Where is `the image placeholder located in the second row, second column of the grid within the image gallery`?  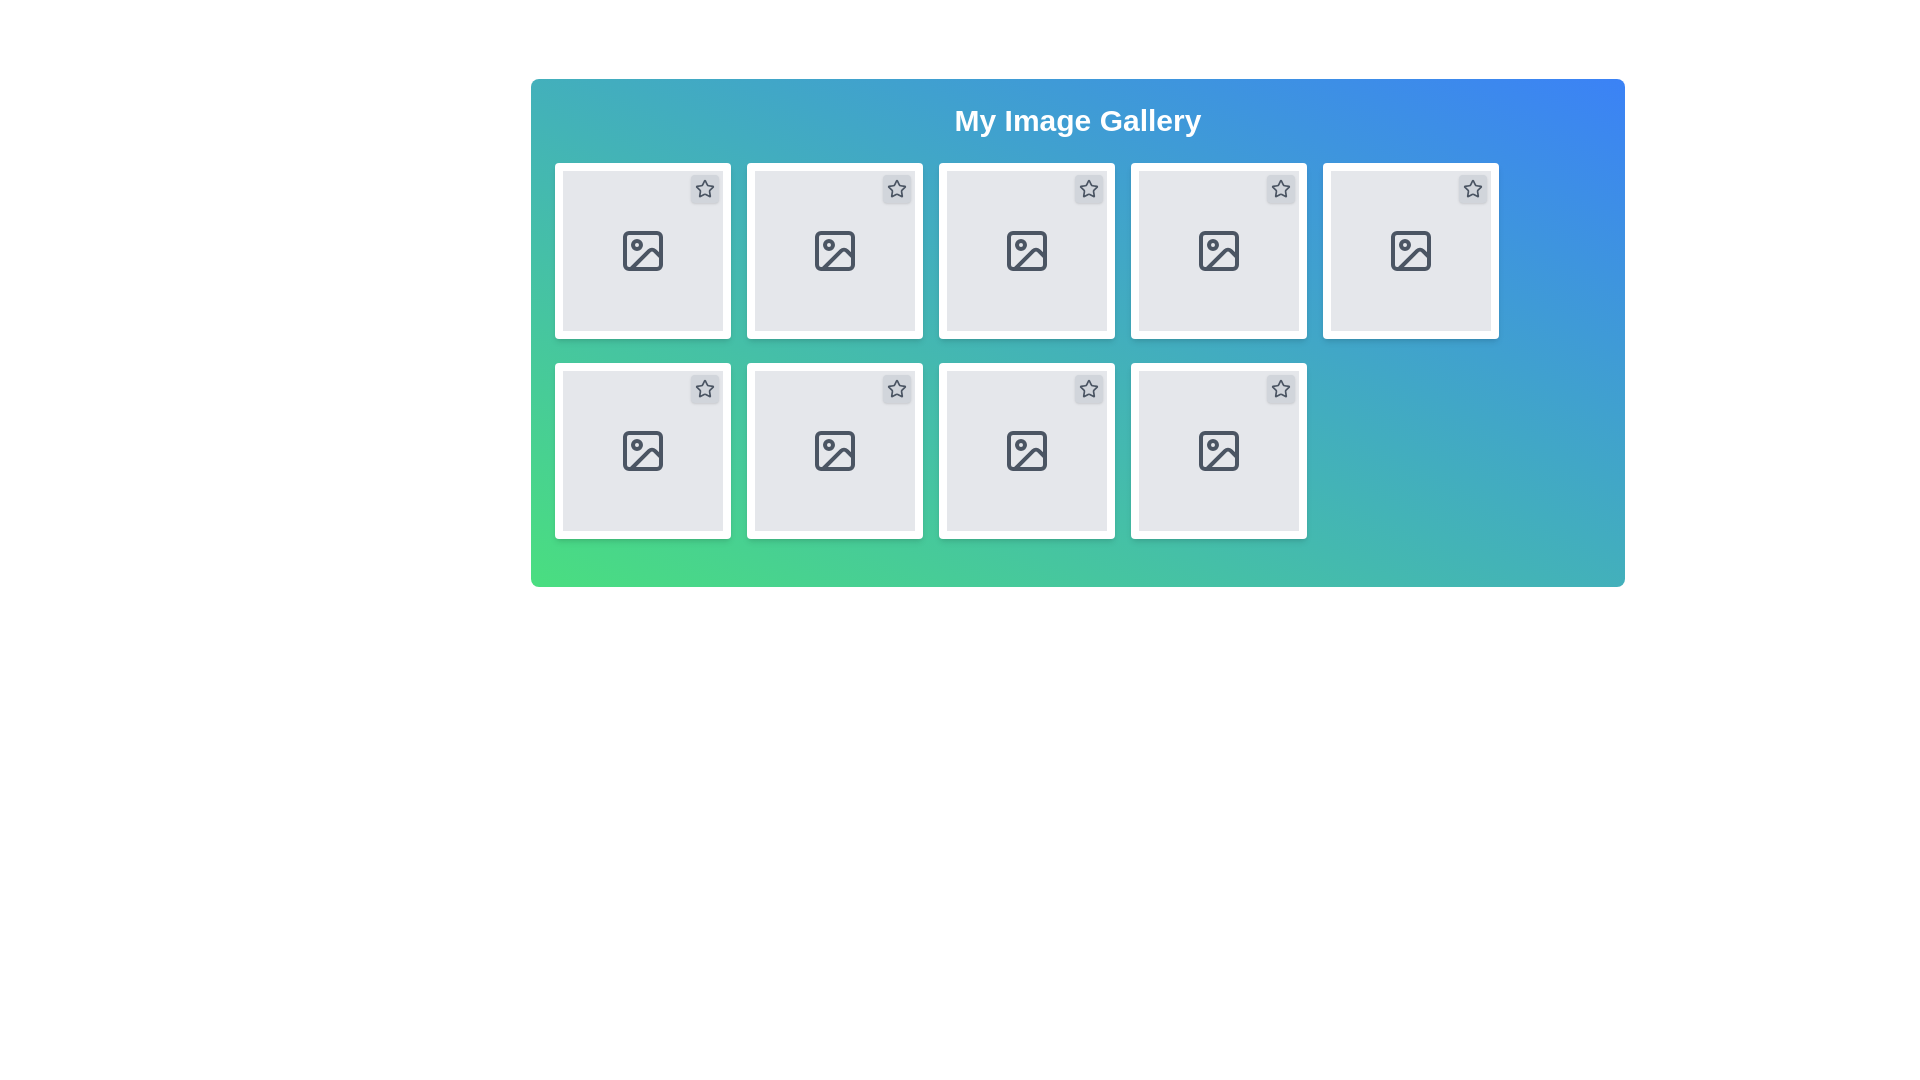
the image placeholder located in the second row, second column of the grid within the image gallery is located at coordinates (835, 451).